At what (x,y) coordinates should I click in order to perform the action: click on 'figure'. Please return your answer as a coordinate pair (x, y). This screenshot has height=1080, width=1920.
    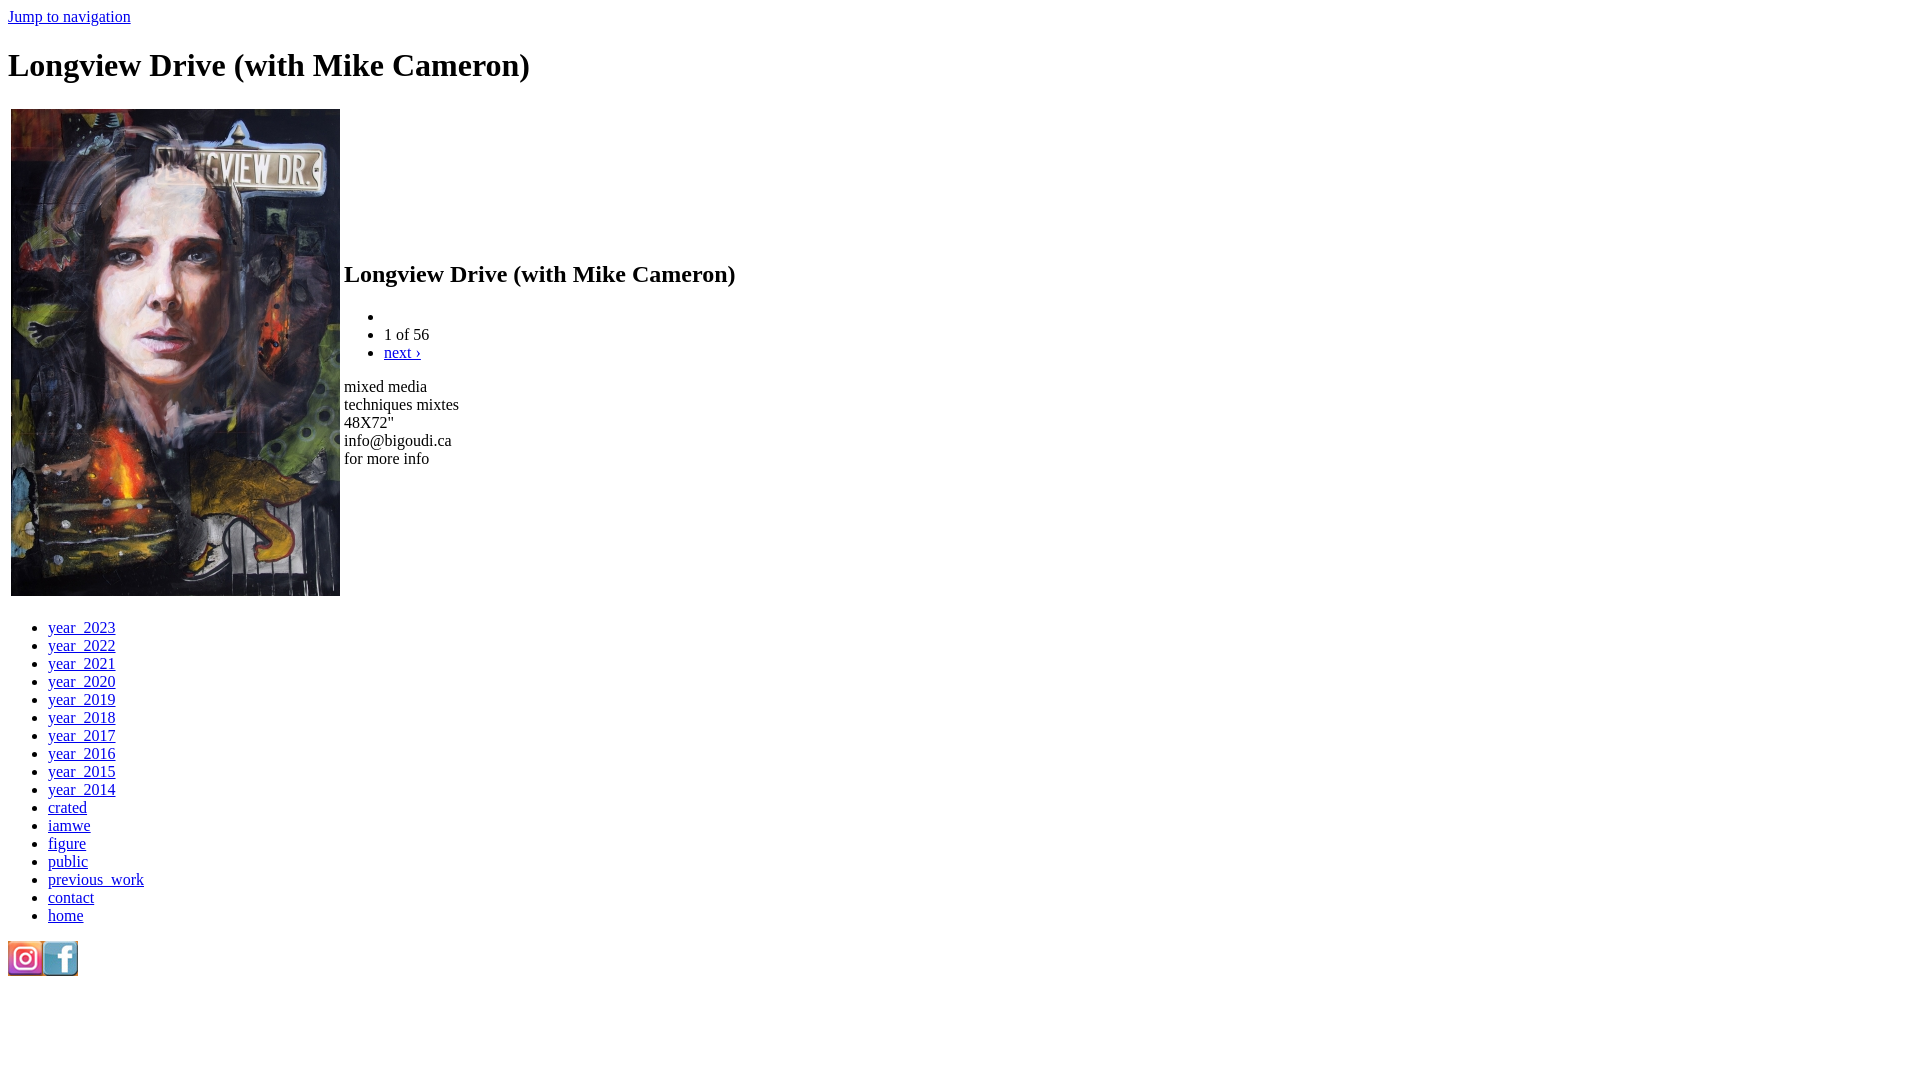
    Looking at the image, I should click on (67, 843).